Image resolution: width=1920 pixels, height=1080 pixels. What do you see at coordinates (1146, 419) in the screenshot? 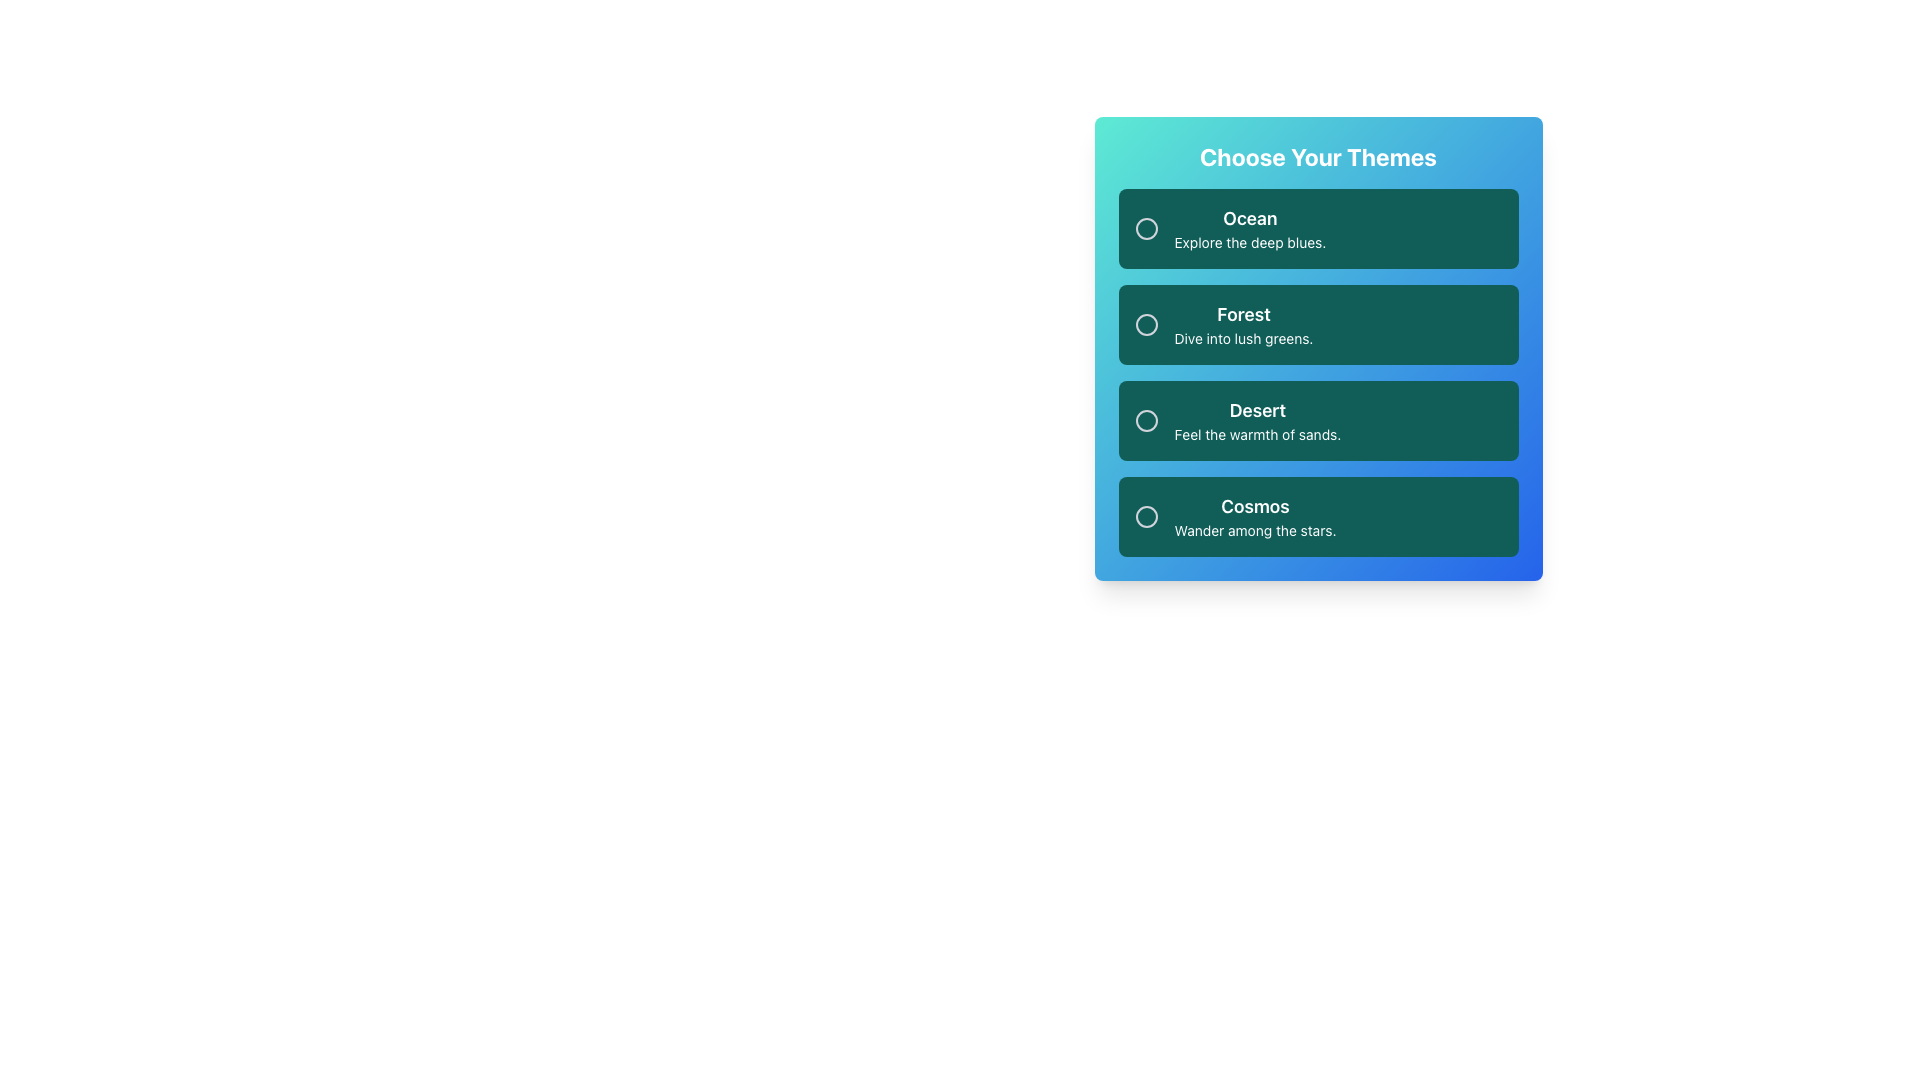
I see `the radio button indicating the 'Desert' theme` at bounding box center [1146, 419].